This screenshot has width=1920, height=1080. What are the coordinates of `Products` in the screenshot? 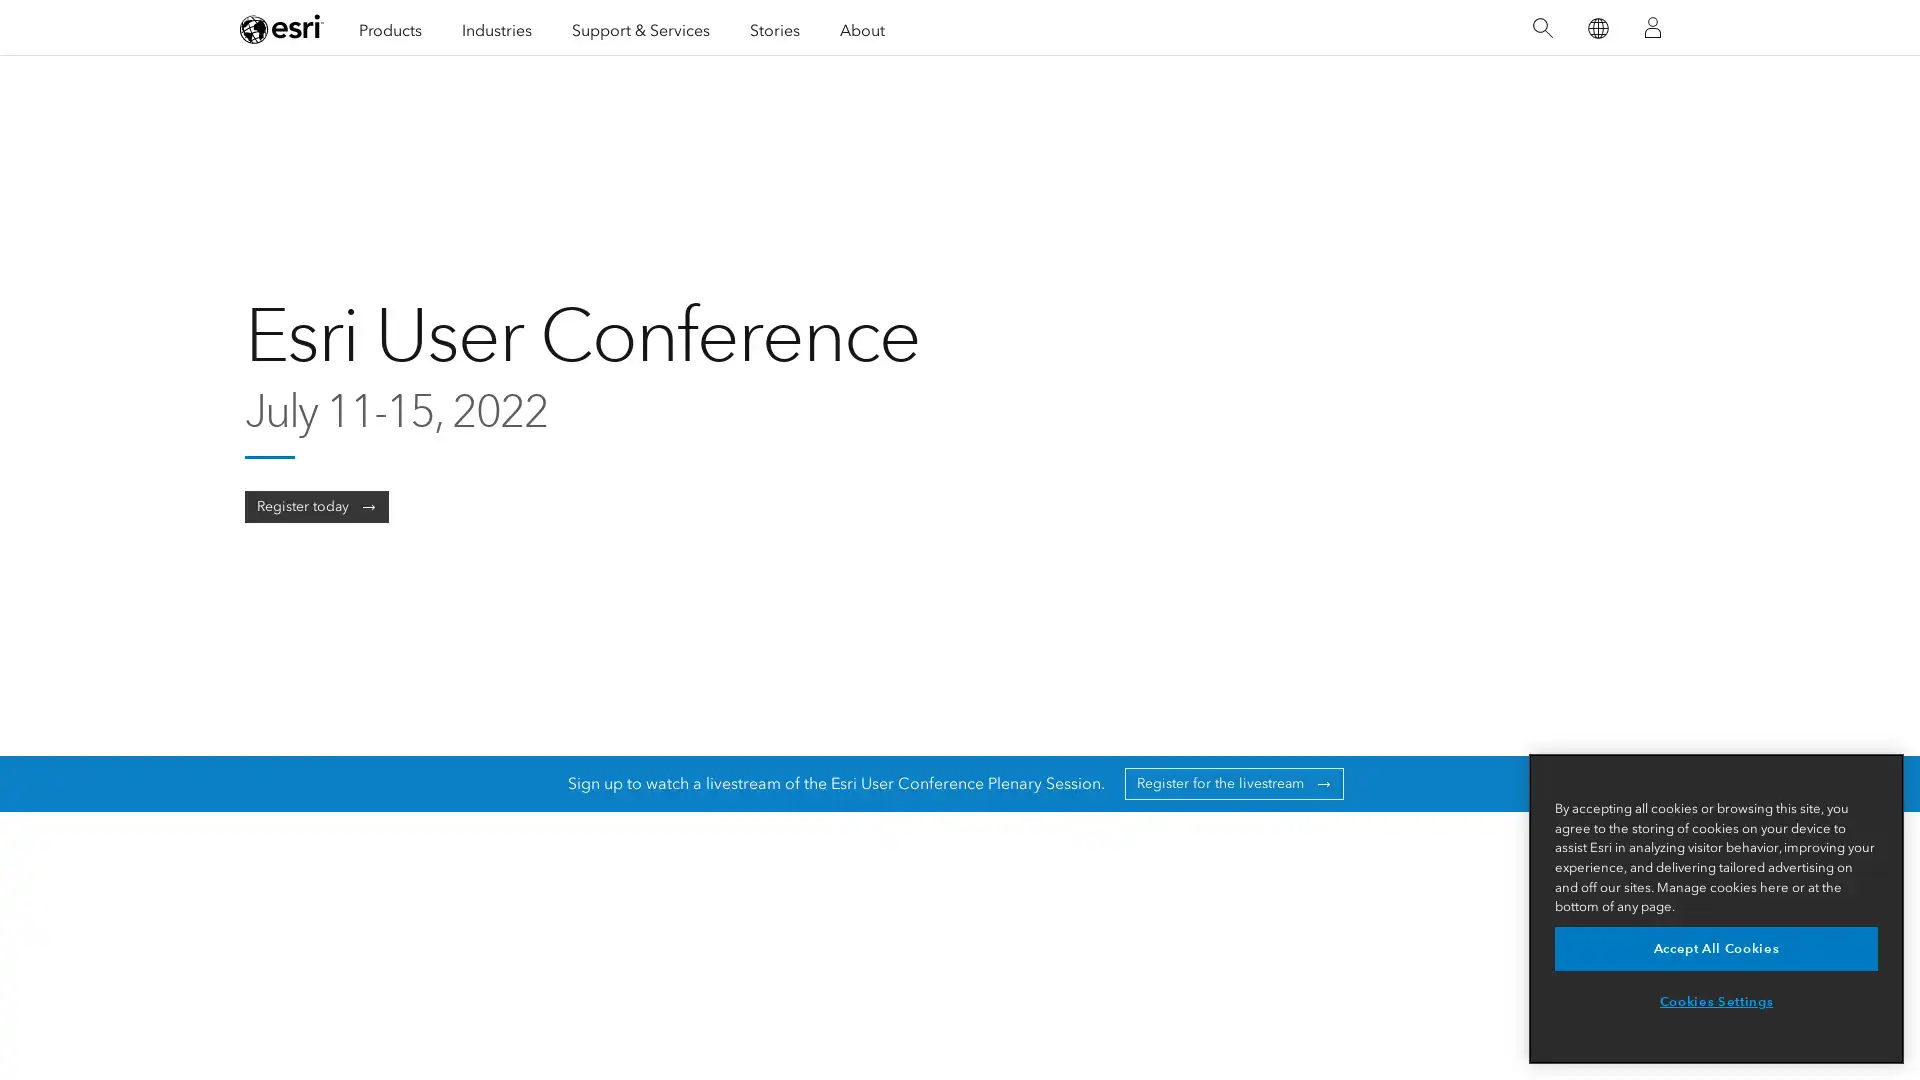 It's located at (390, 27).